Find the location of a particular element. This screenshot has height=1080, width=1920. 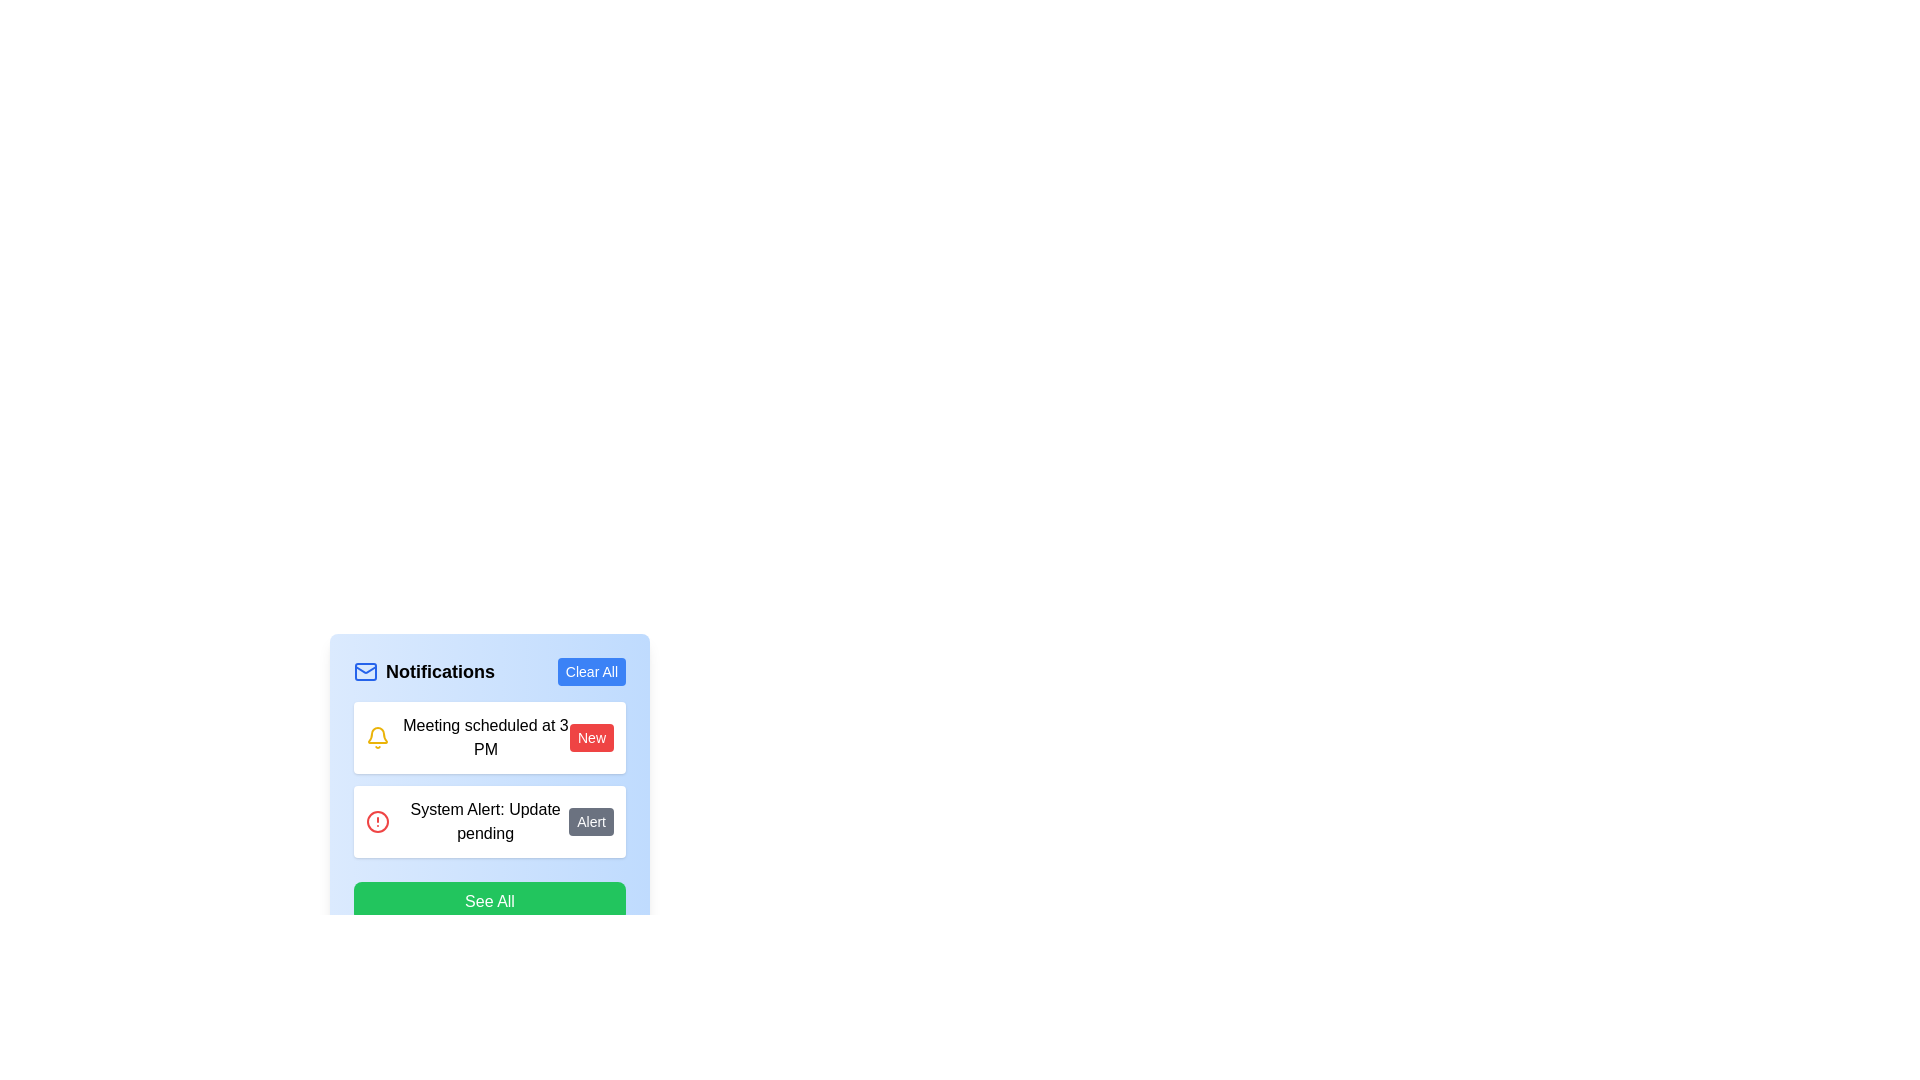

the visual state of the envelope icon with a blue outline, located to the left of the 'Notifications' label is located at coordinates (365, 671).